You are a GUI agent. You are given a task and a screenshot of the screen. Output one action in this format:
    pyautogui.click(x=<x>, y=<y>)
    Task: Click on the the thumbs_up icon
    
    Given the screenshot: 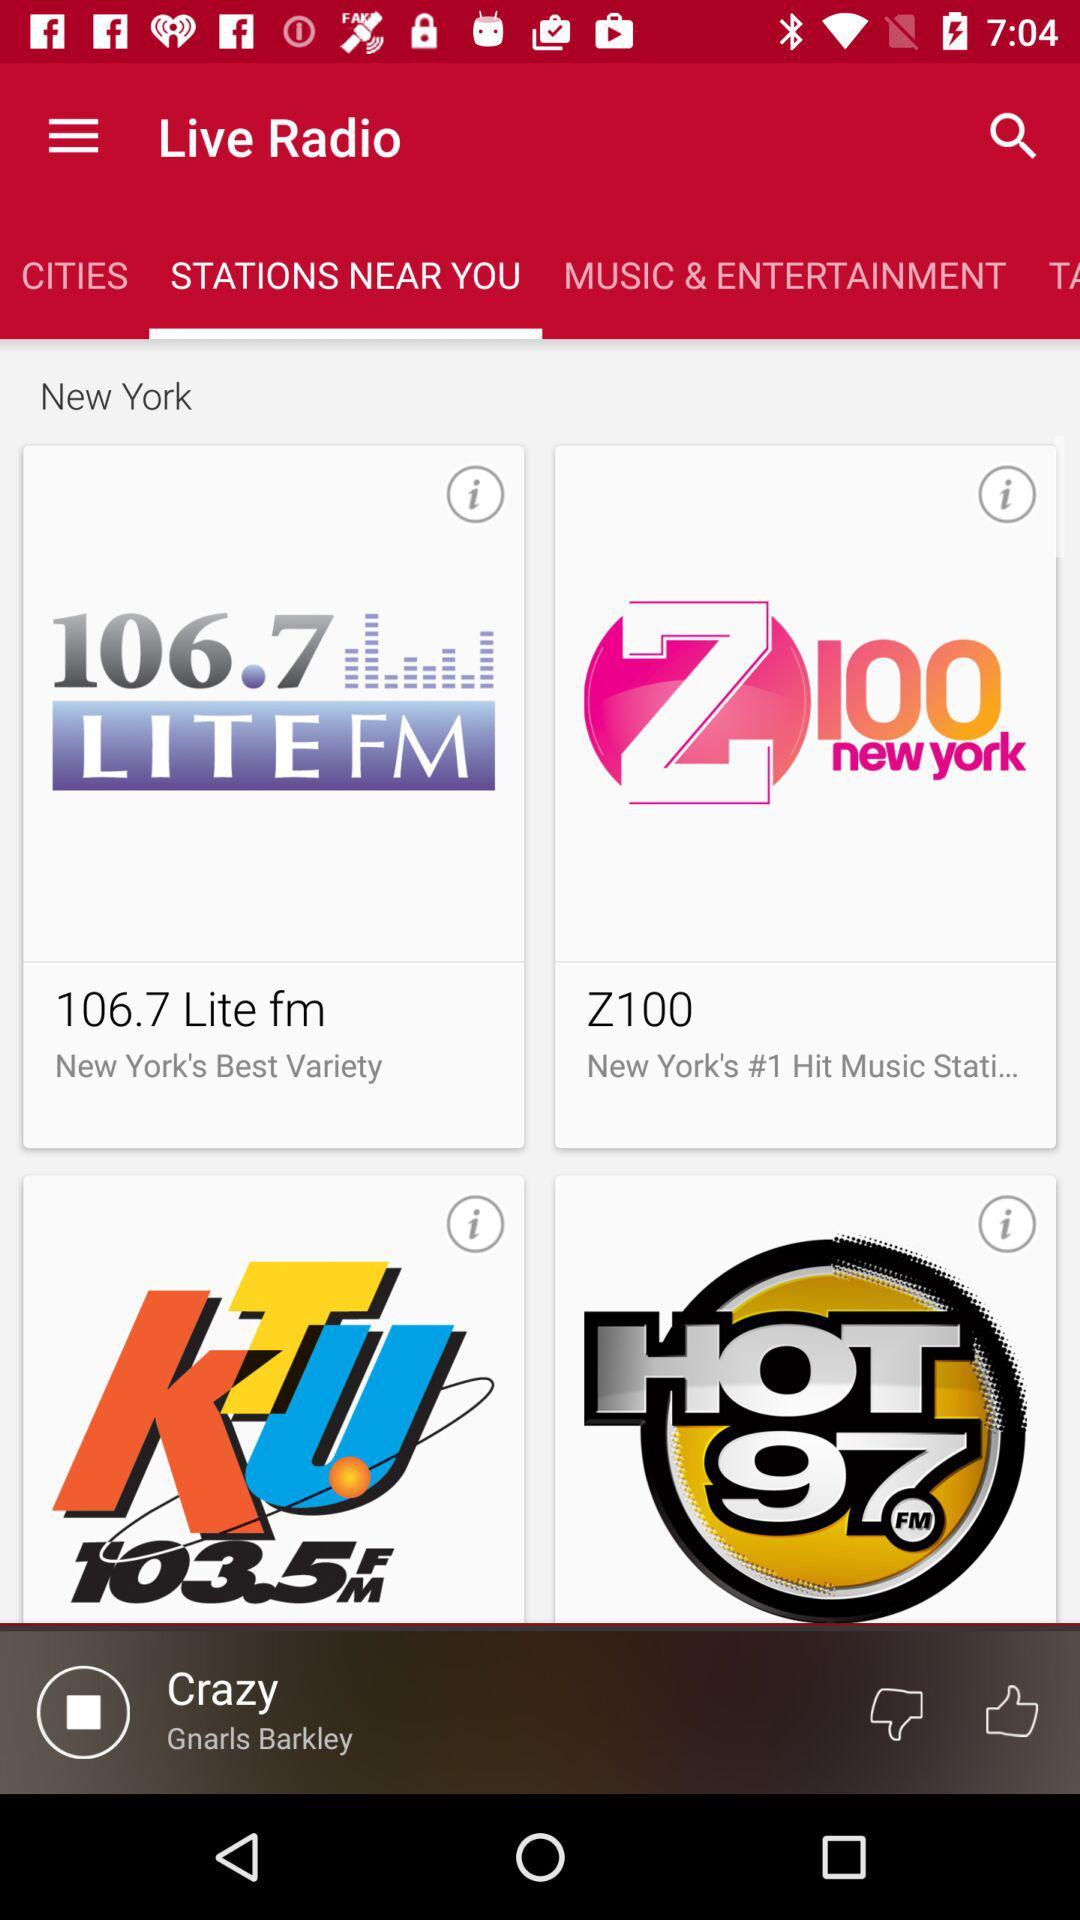 What is the action you would take?
    pyautogui.click(x=1012, y=1711)
    